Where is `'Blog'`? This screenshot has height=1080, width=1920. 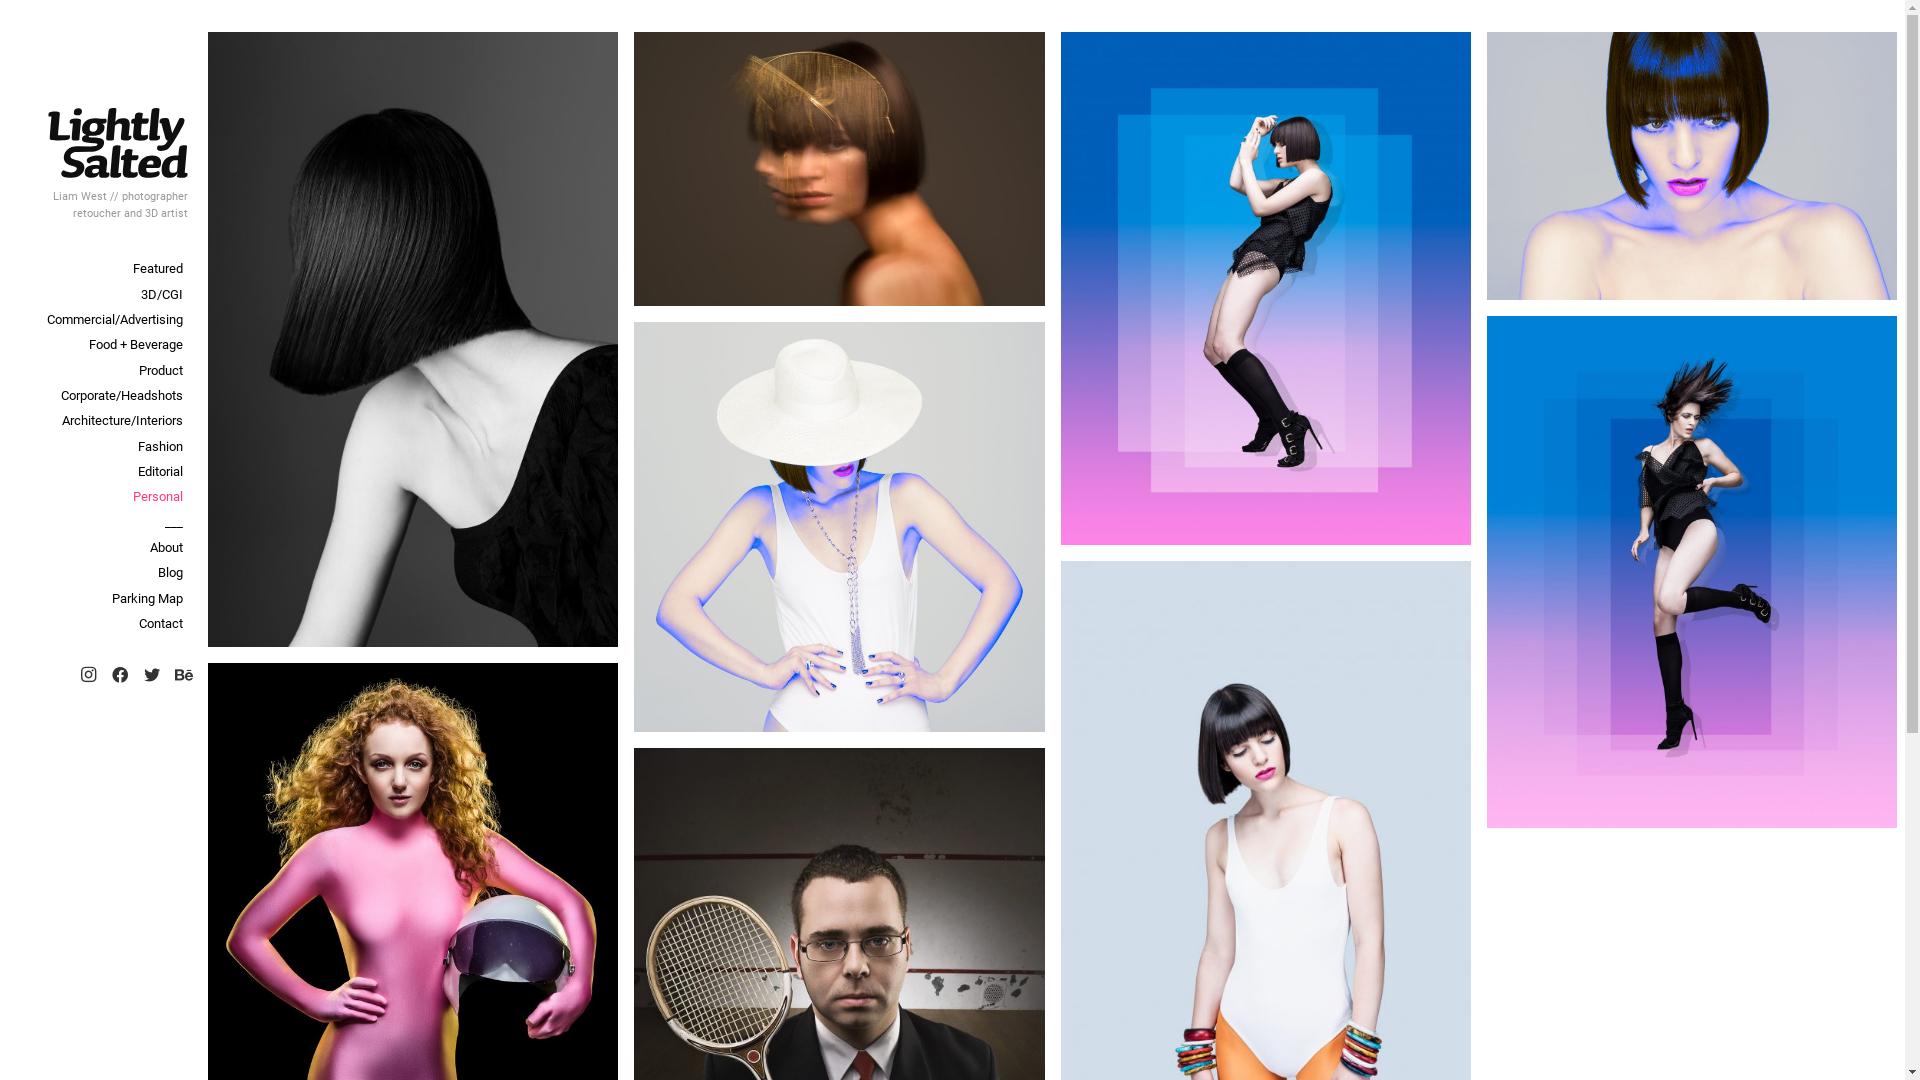 'Blog' is located at coordinates (99, 572).